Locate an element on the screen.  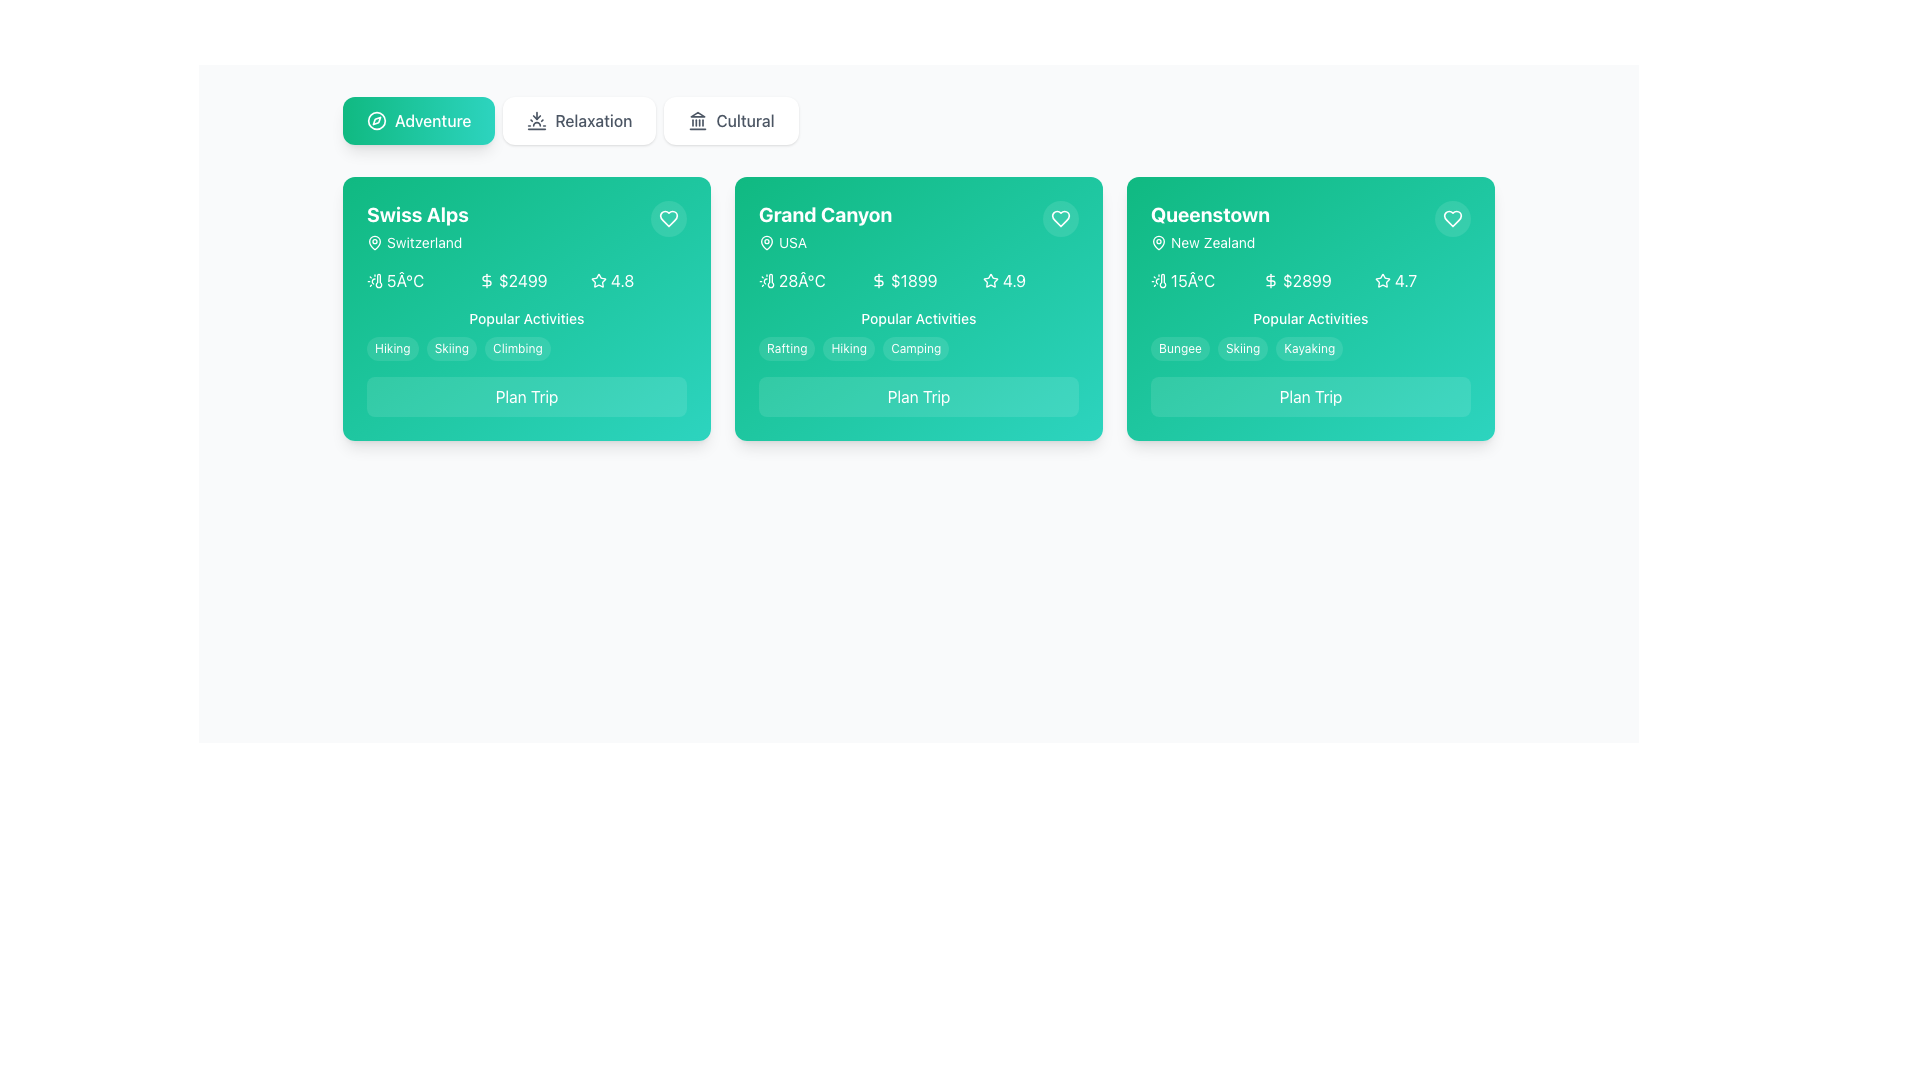
the Text Label displaying '5Â°C' within the green card titled 'Swiss Alps', which is aligned with a thermometer icon on the left is located at coordinates (404, 281).